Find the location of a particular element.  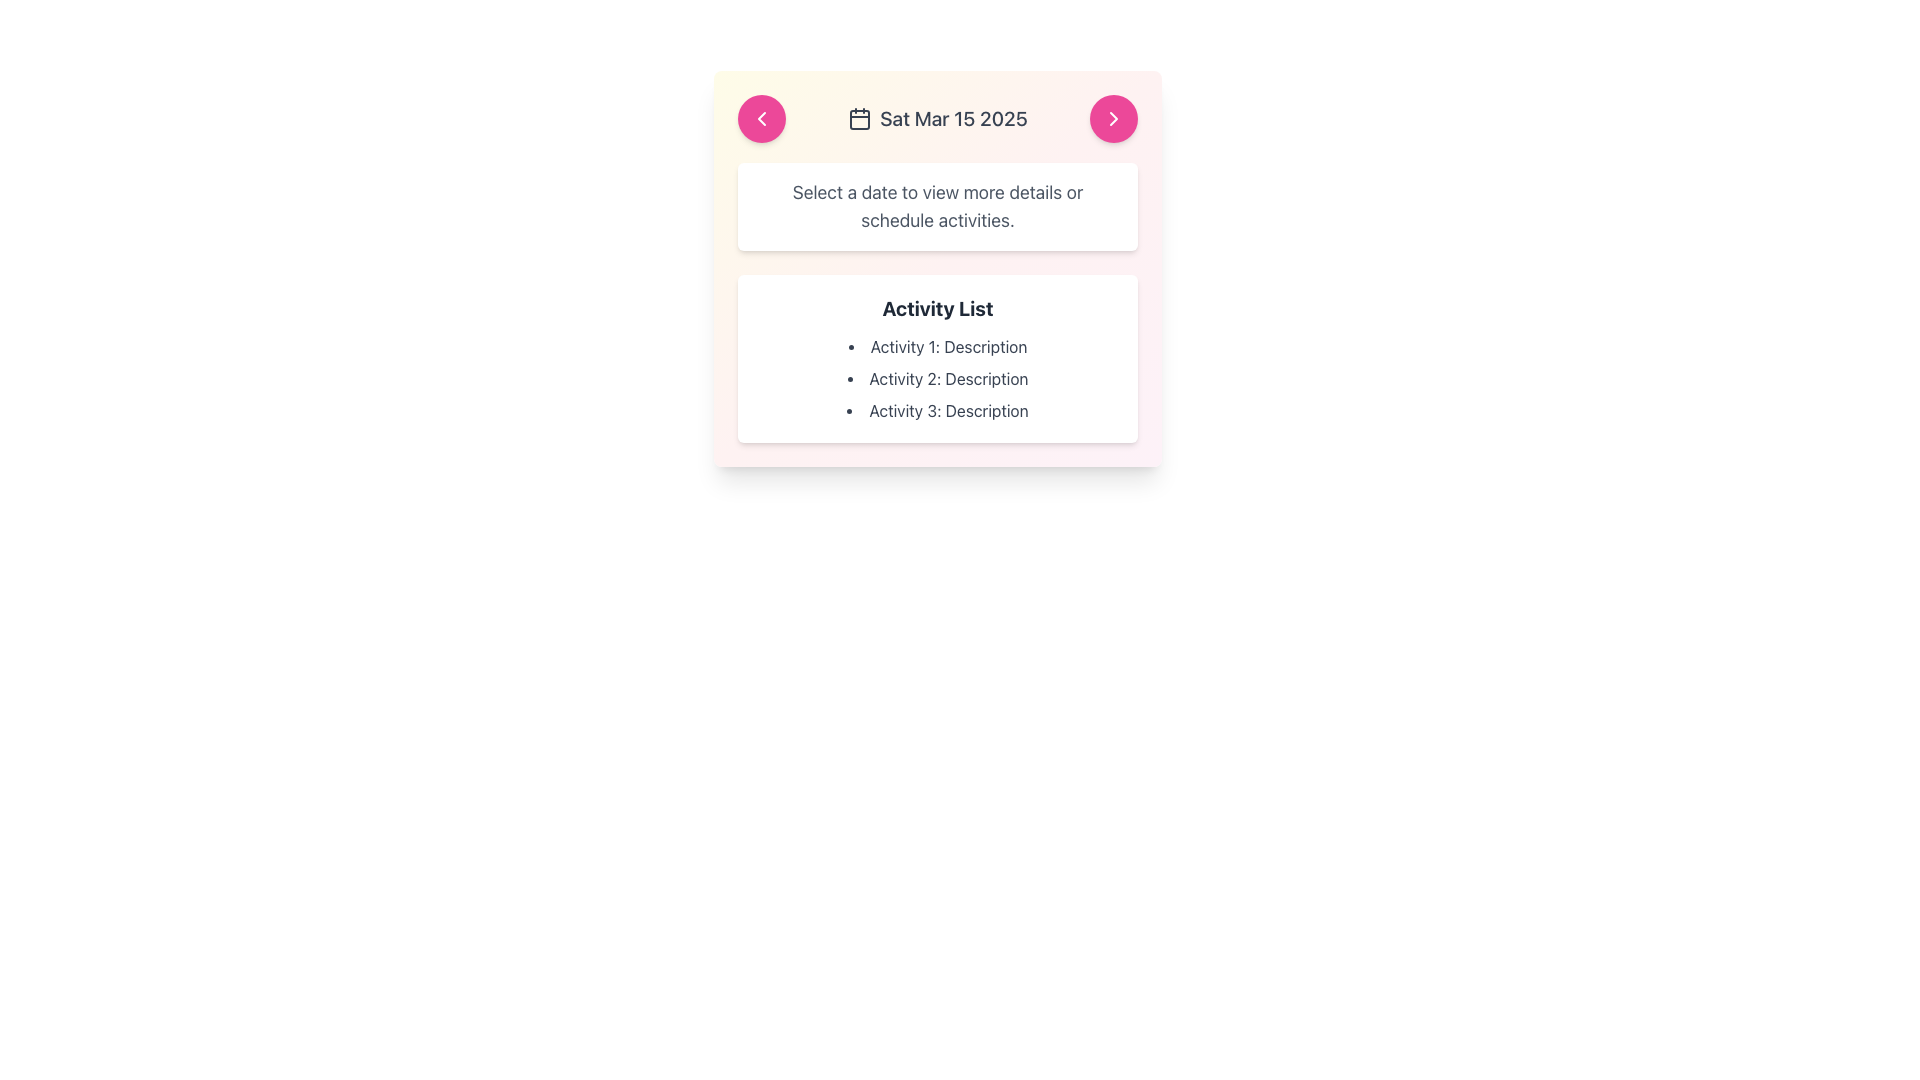

the circular pink button with a white right arrow icon is located at coordinates (1112, 119).